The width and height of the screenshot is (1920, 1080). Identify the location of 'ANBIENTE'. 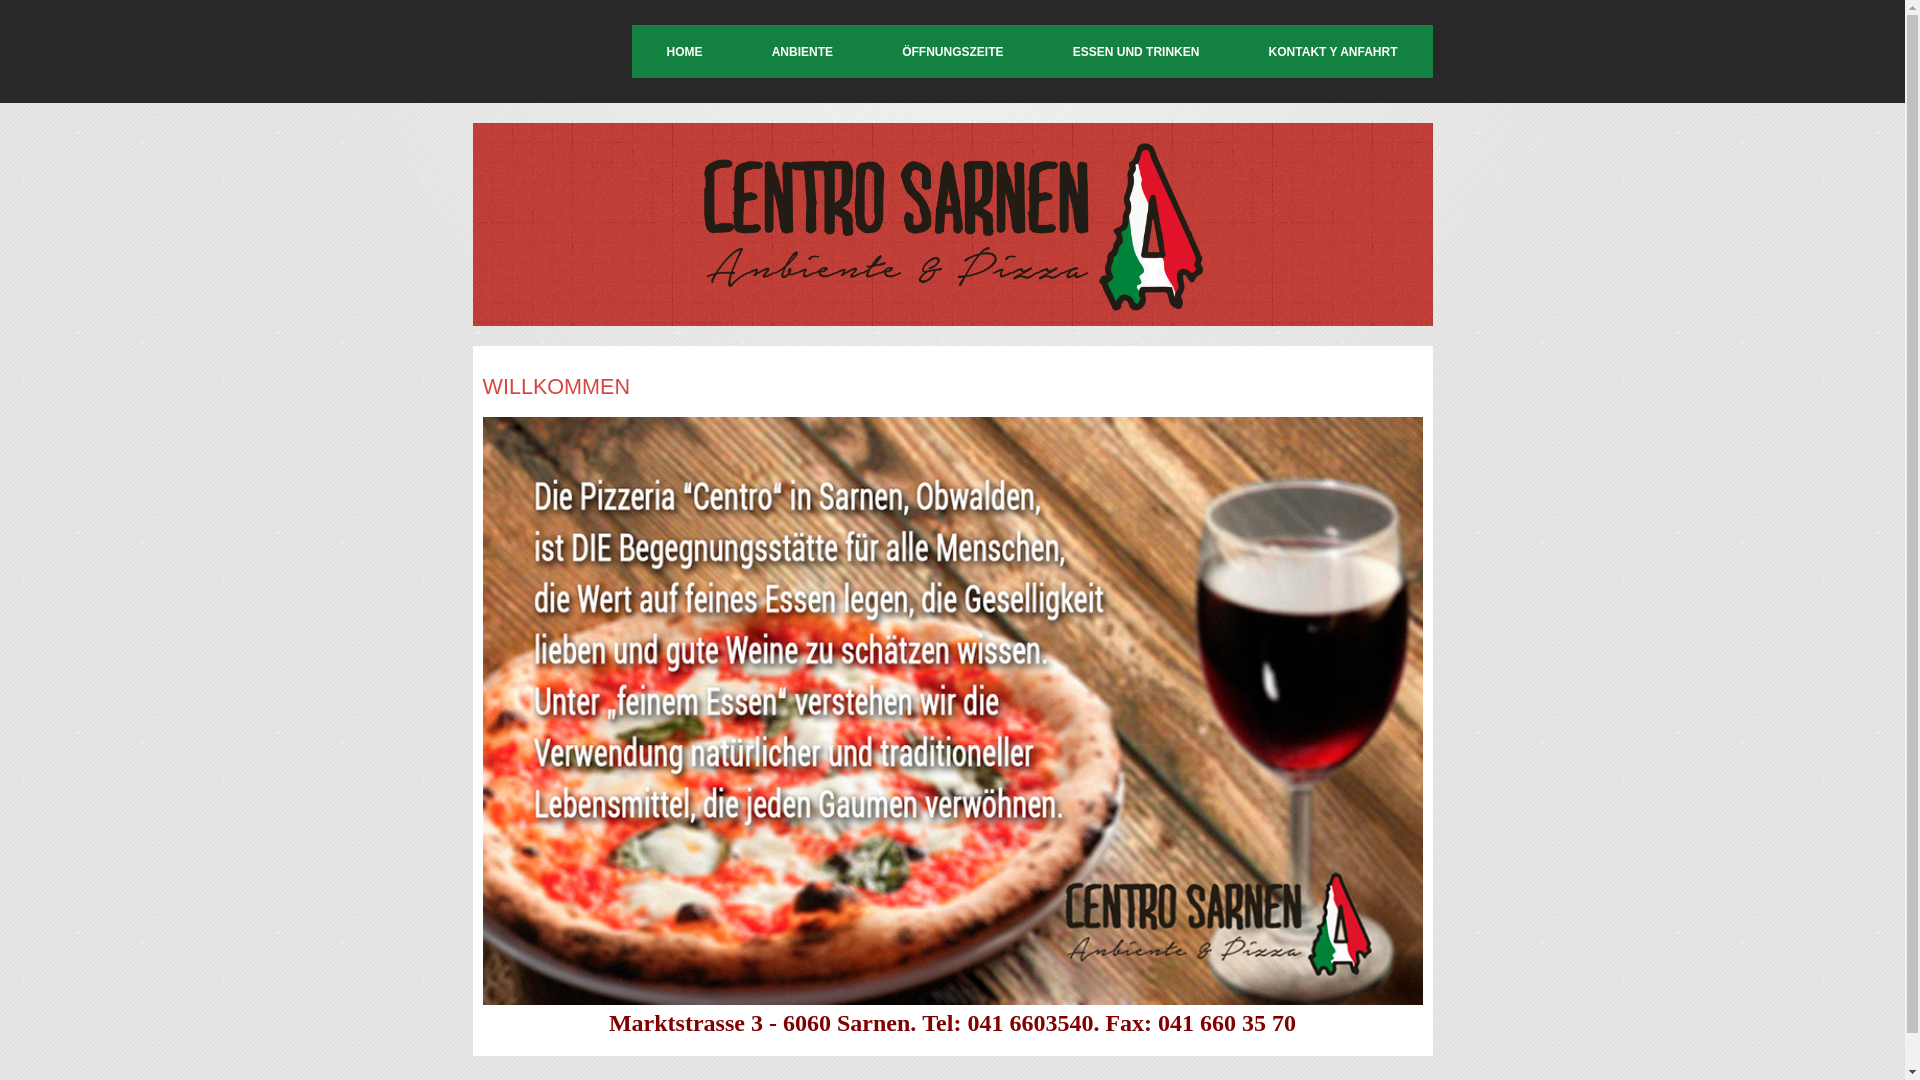
(802, 50).